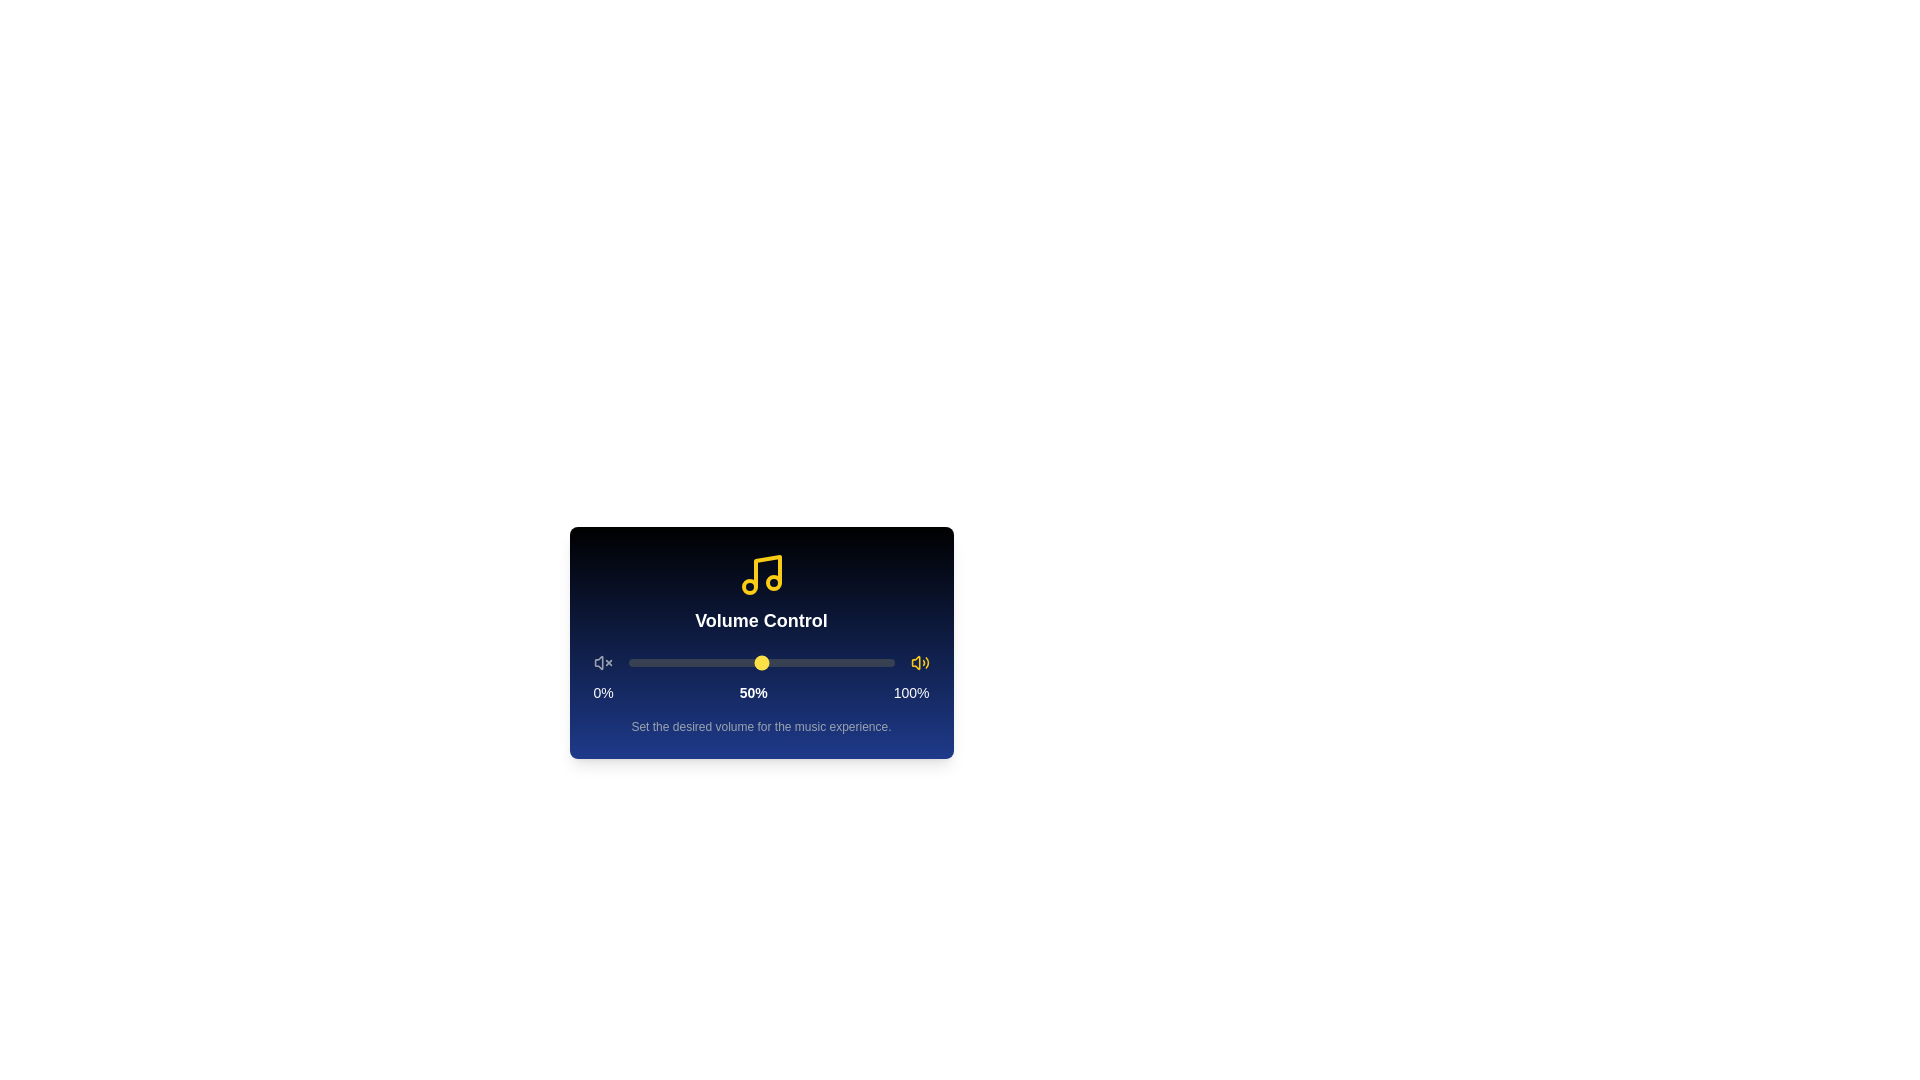  Describe the element at coordinates (820, 663) in the screenshot. I see `the volume slider to 72%` at that location.